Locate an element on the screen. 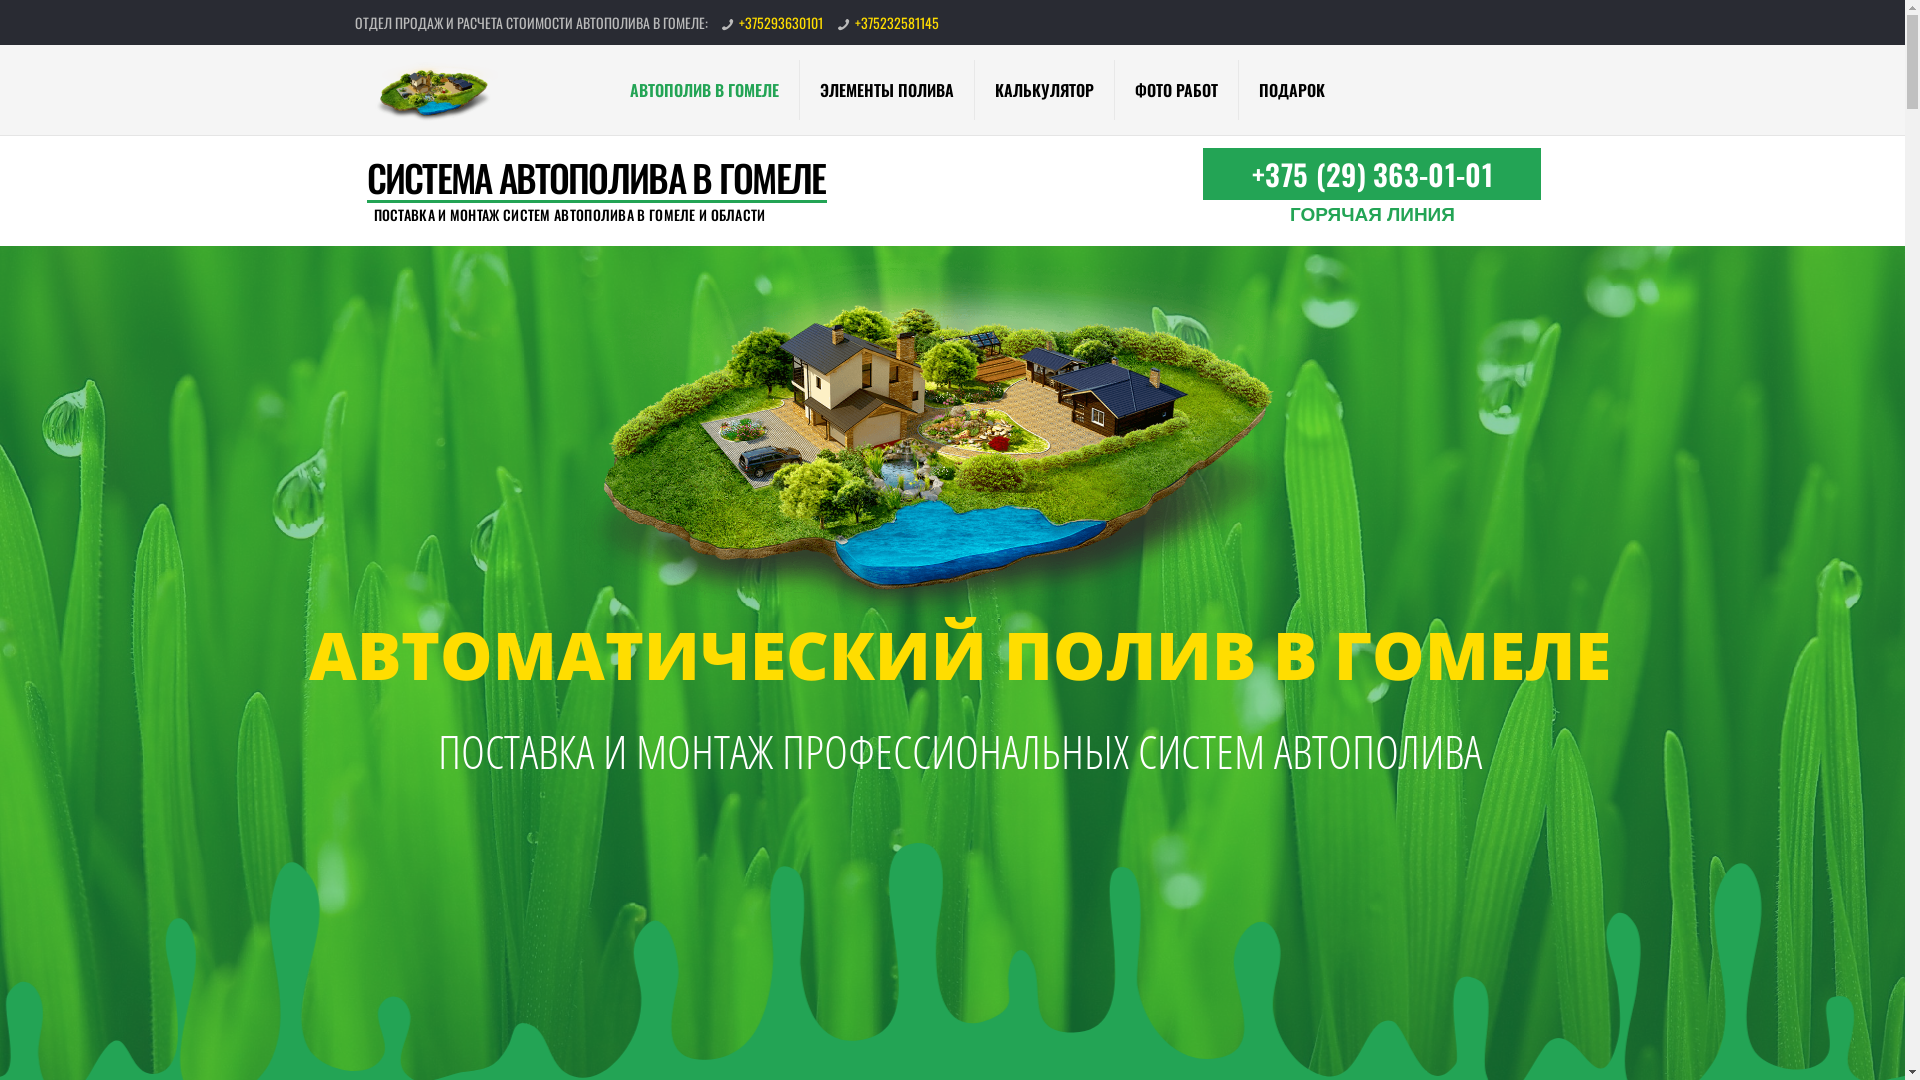  '+375293630101' is located at coordinates (780, 22).